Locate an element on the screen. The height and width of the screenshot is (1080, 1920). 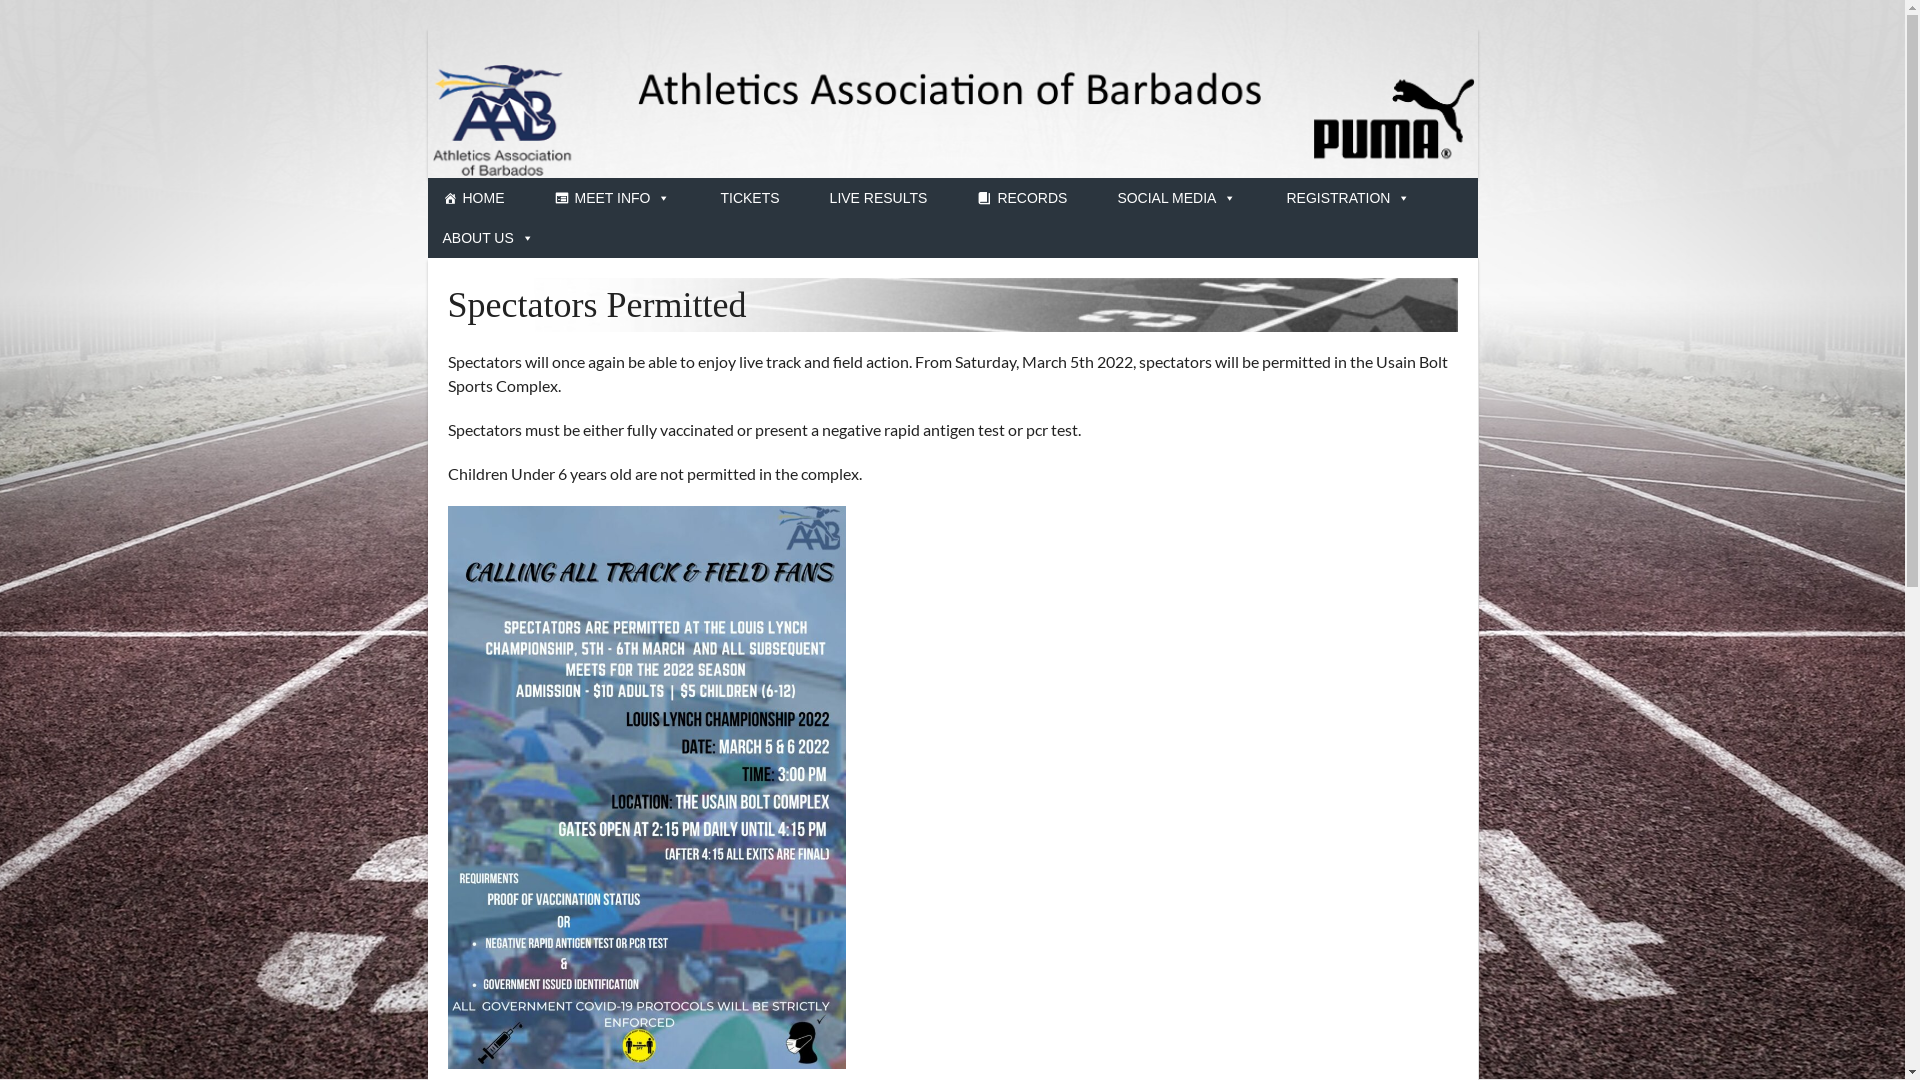
'LIVE RESULTS' is located at coordinates (878, 197).